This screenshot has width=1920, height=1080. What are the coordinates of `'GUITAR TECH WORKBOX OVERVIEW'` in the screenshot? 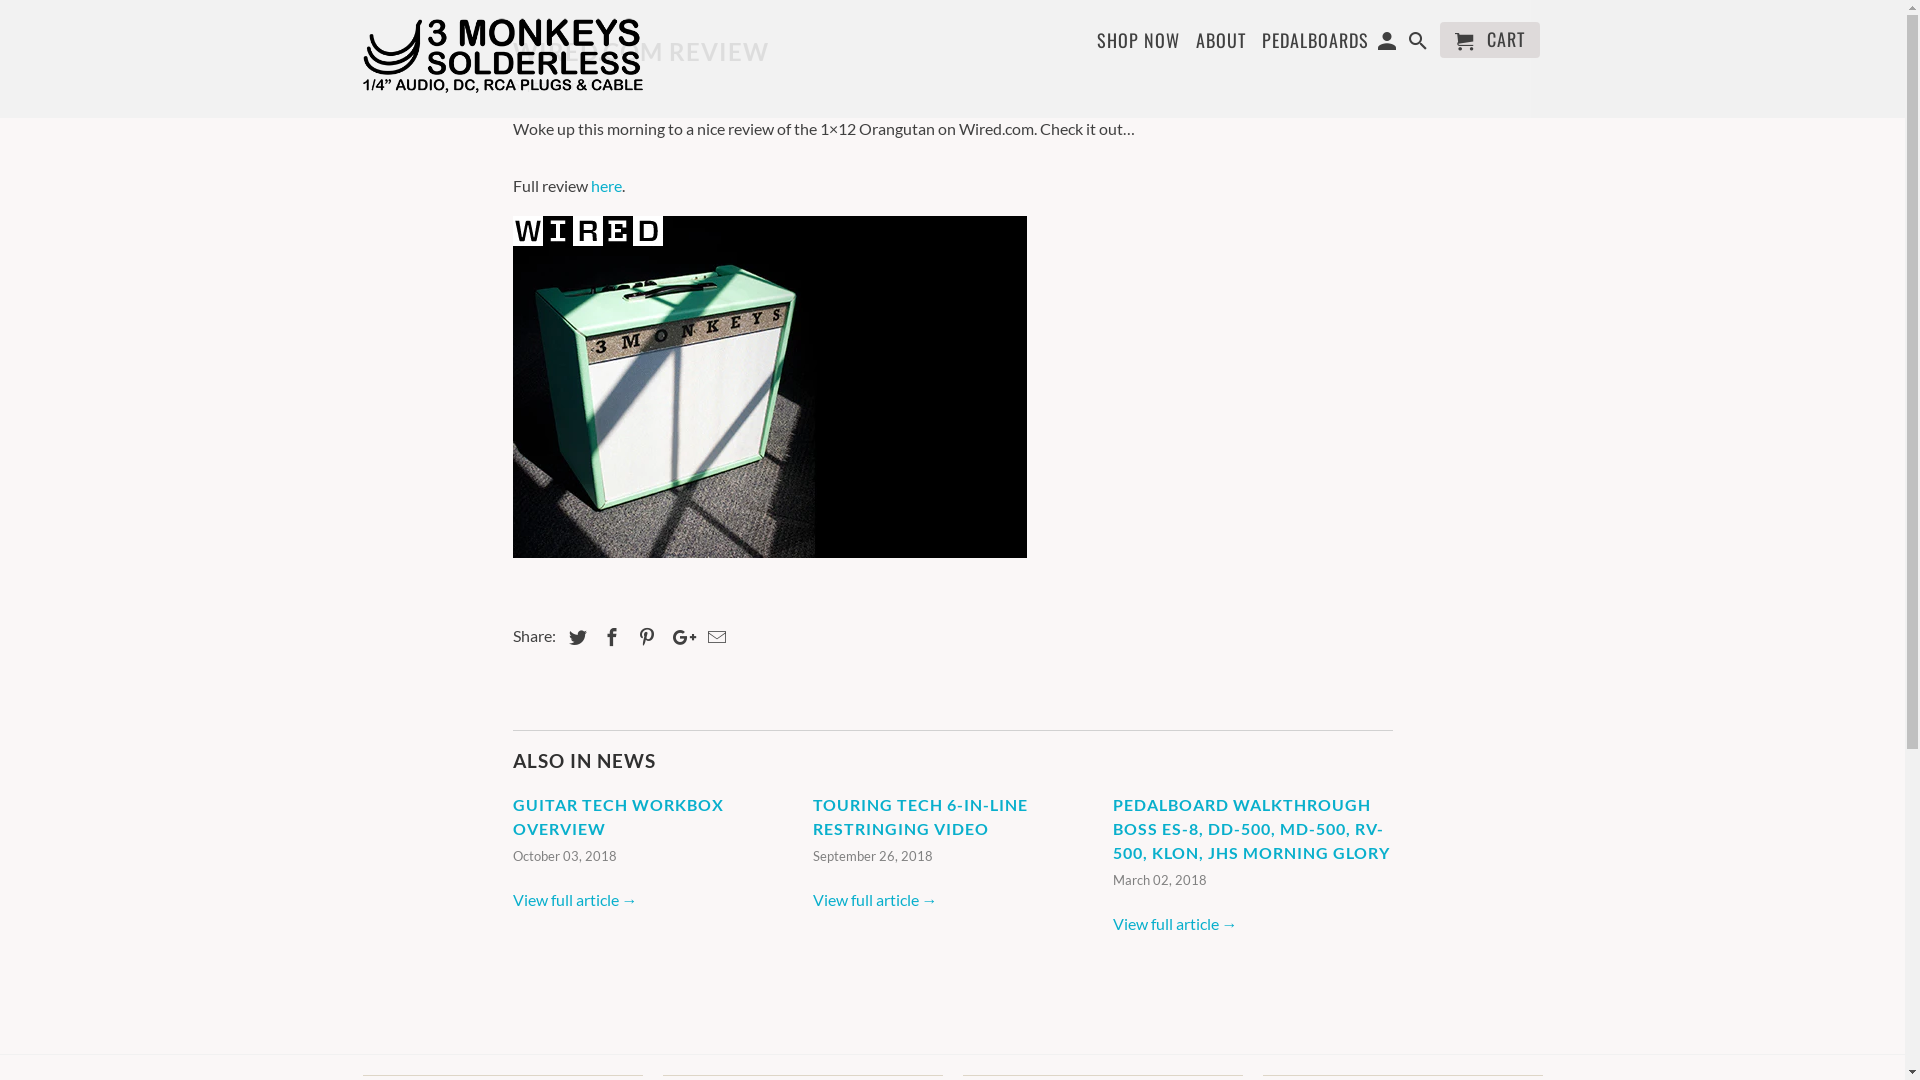 It's located at (616, 816).